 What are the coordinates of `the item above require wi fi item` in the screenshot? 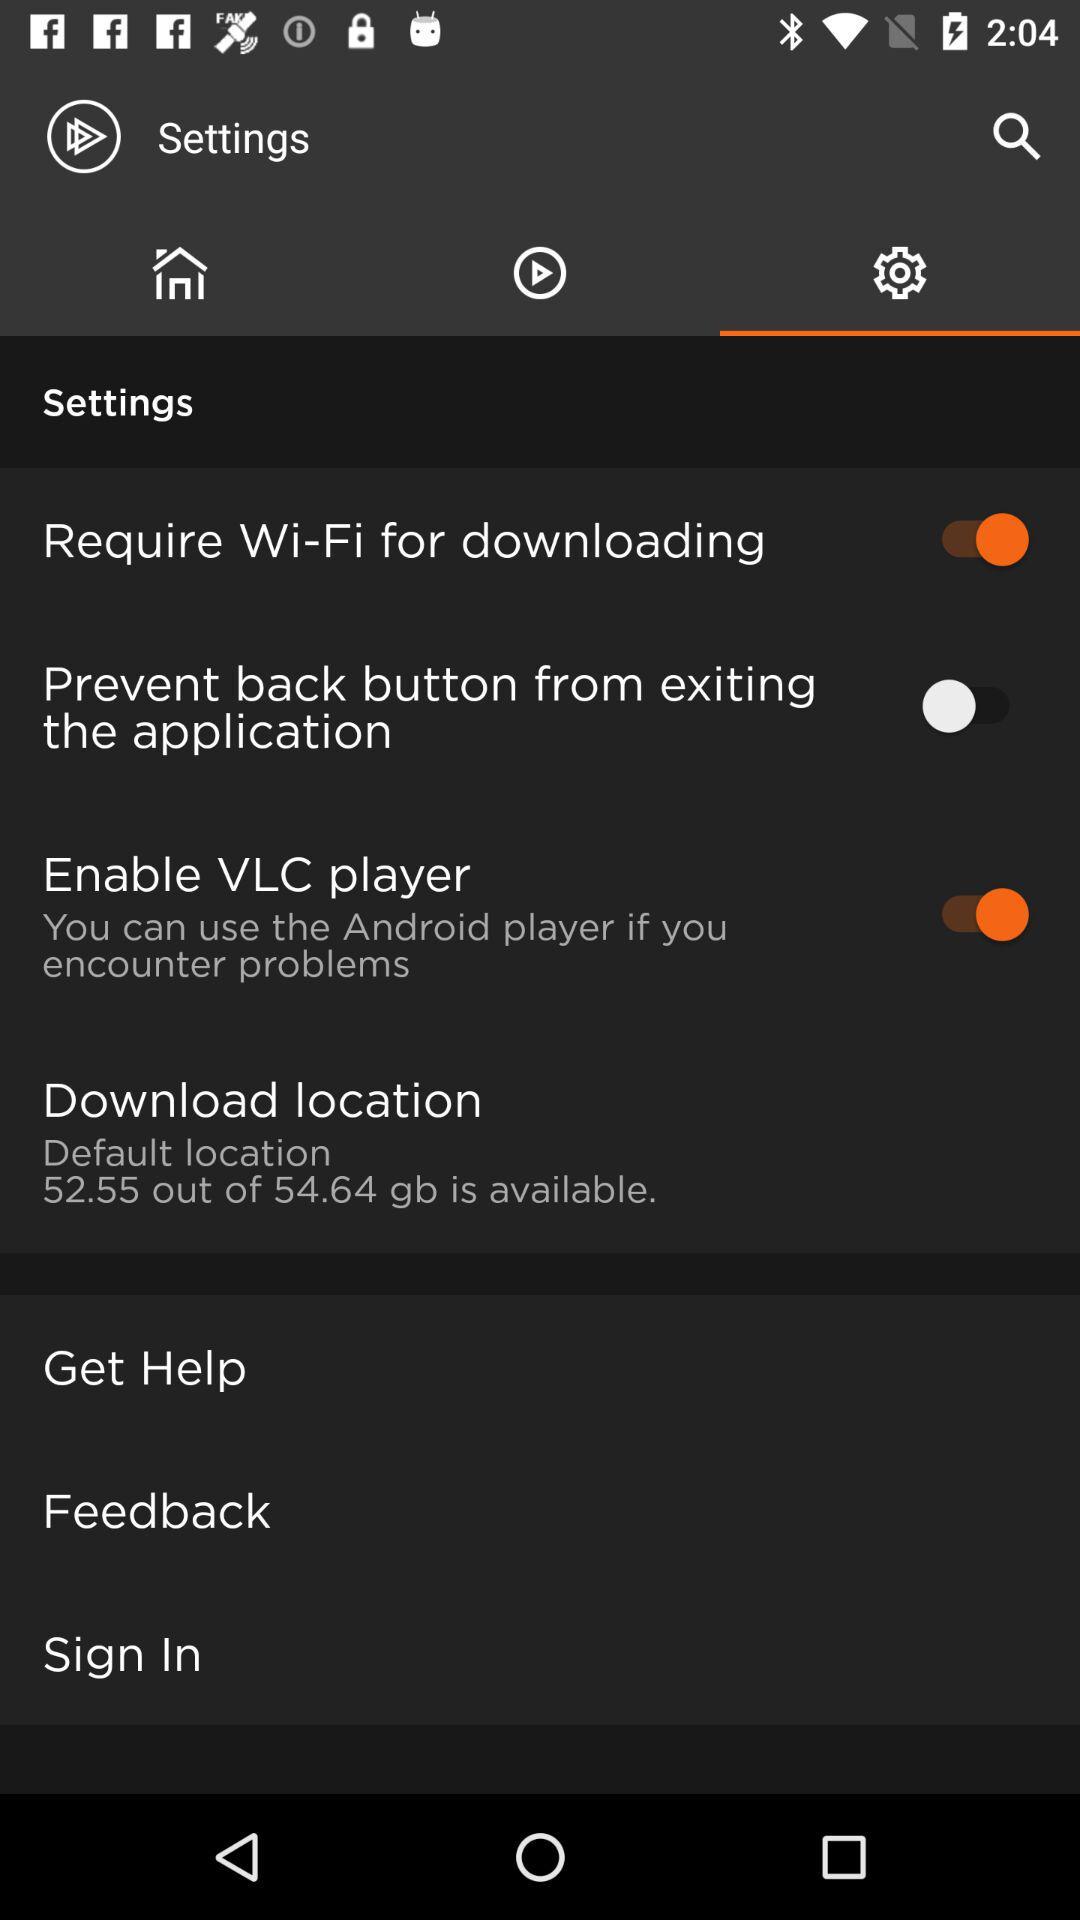 It's located at (540, 272).